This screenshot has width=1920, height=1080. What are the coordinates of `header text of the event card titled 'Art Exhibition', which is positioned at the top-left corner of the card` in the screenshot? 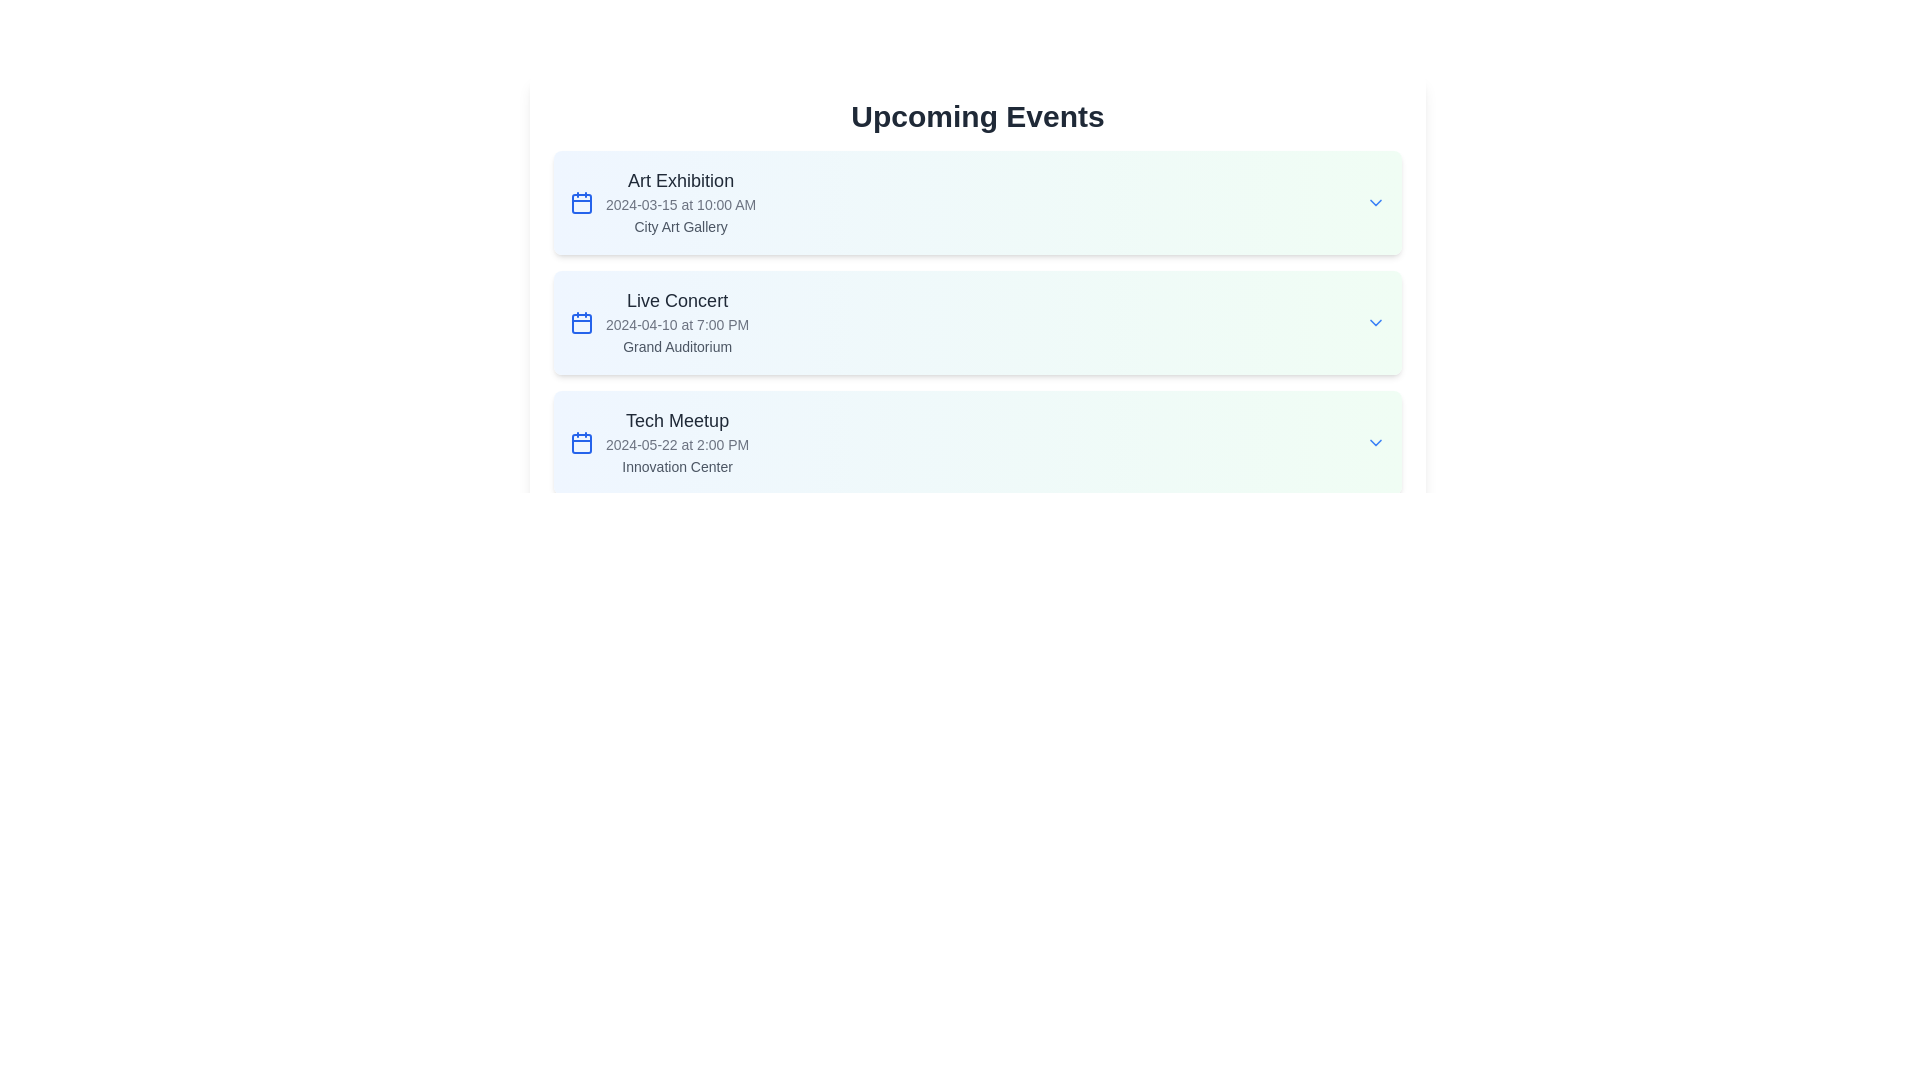 It's located at (681, 181).